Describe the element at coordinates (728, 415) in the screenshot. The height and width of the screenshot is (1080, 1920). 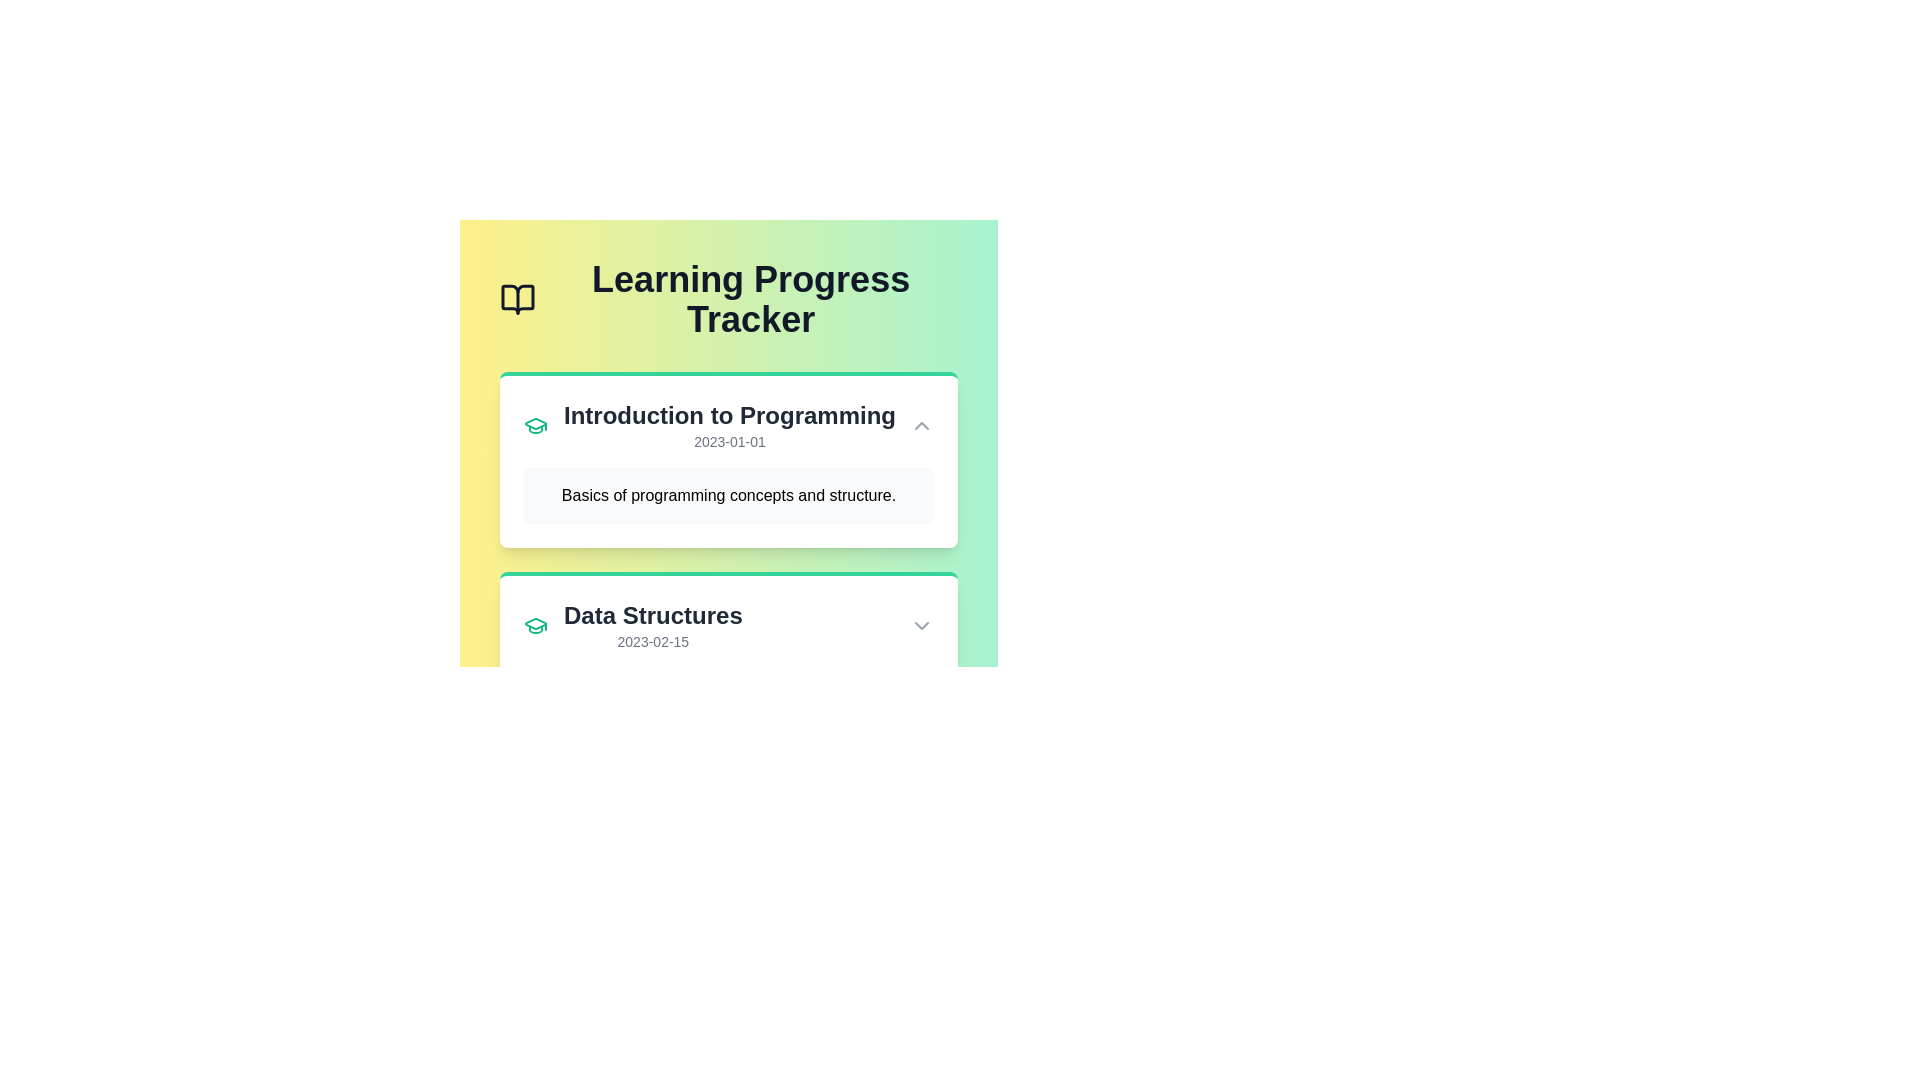
I see `the heading labeled 'Introduction to Programming', which is prominently displayed in a bold and large dark gray font near the top-left corner of the 'Learning Progress Tracker' section` at that location.